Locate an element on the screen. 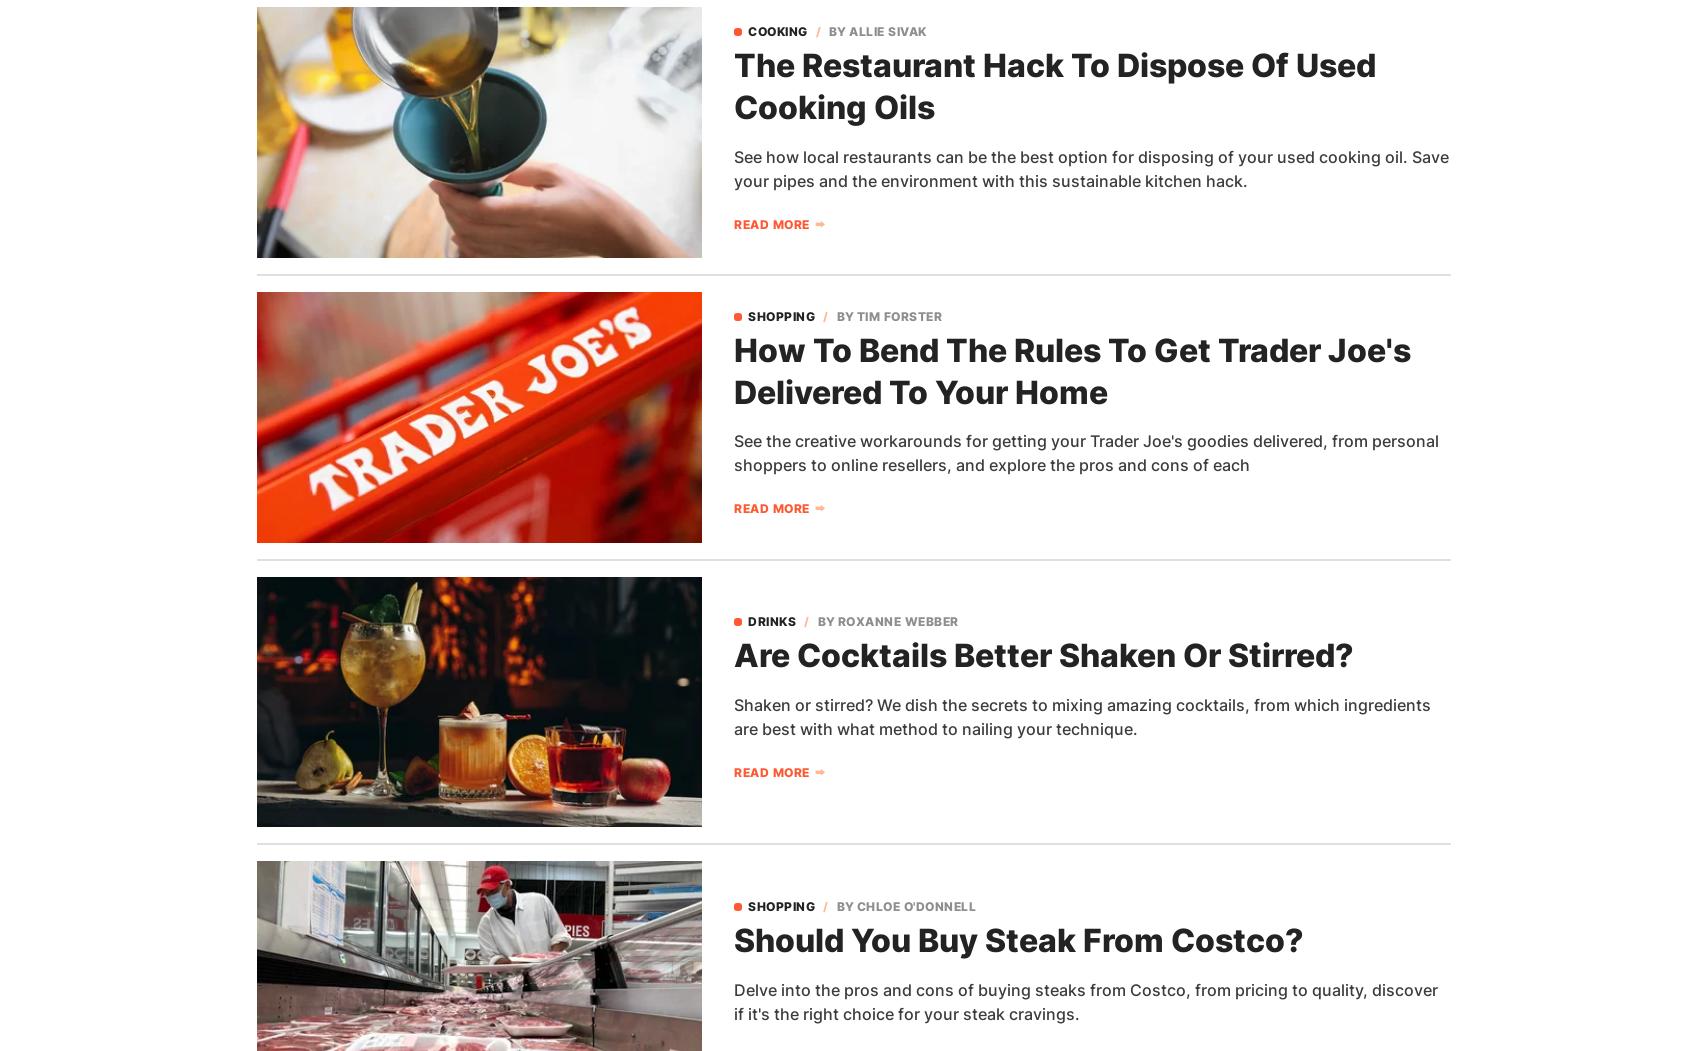  'Are Cocktails Better Shaken Or Stirred?' is located at coordinates (1043, 655).